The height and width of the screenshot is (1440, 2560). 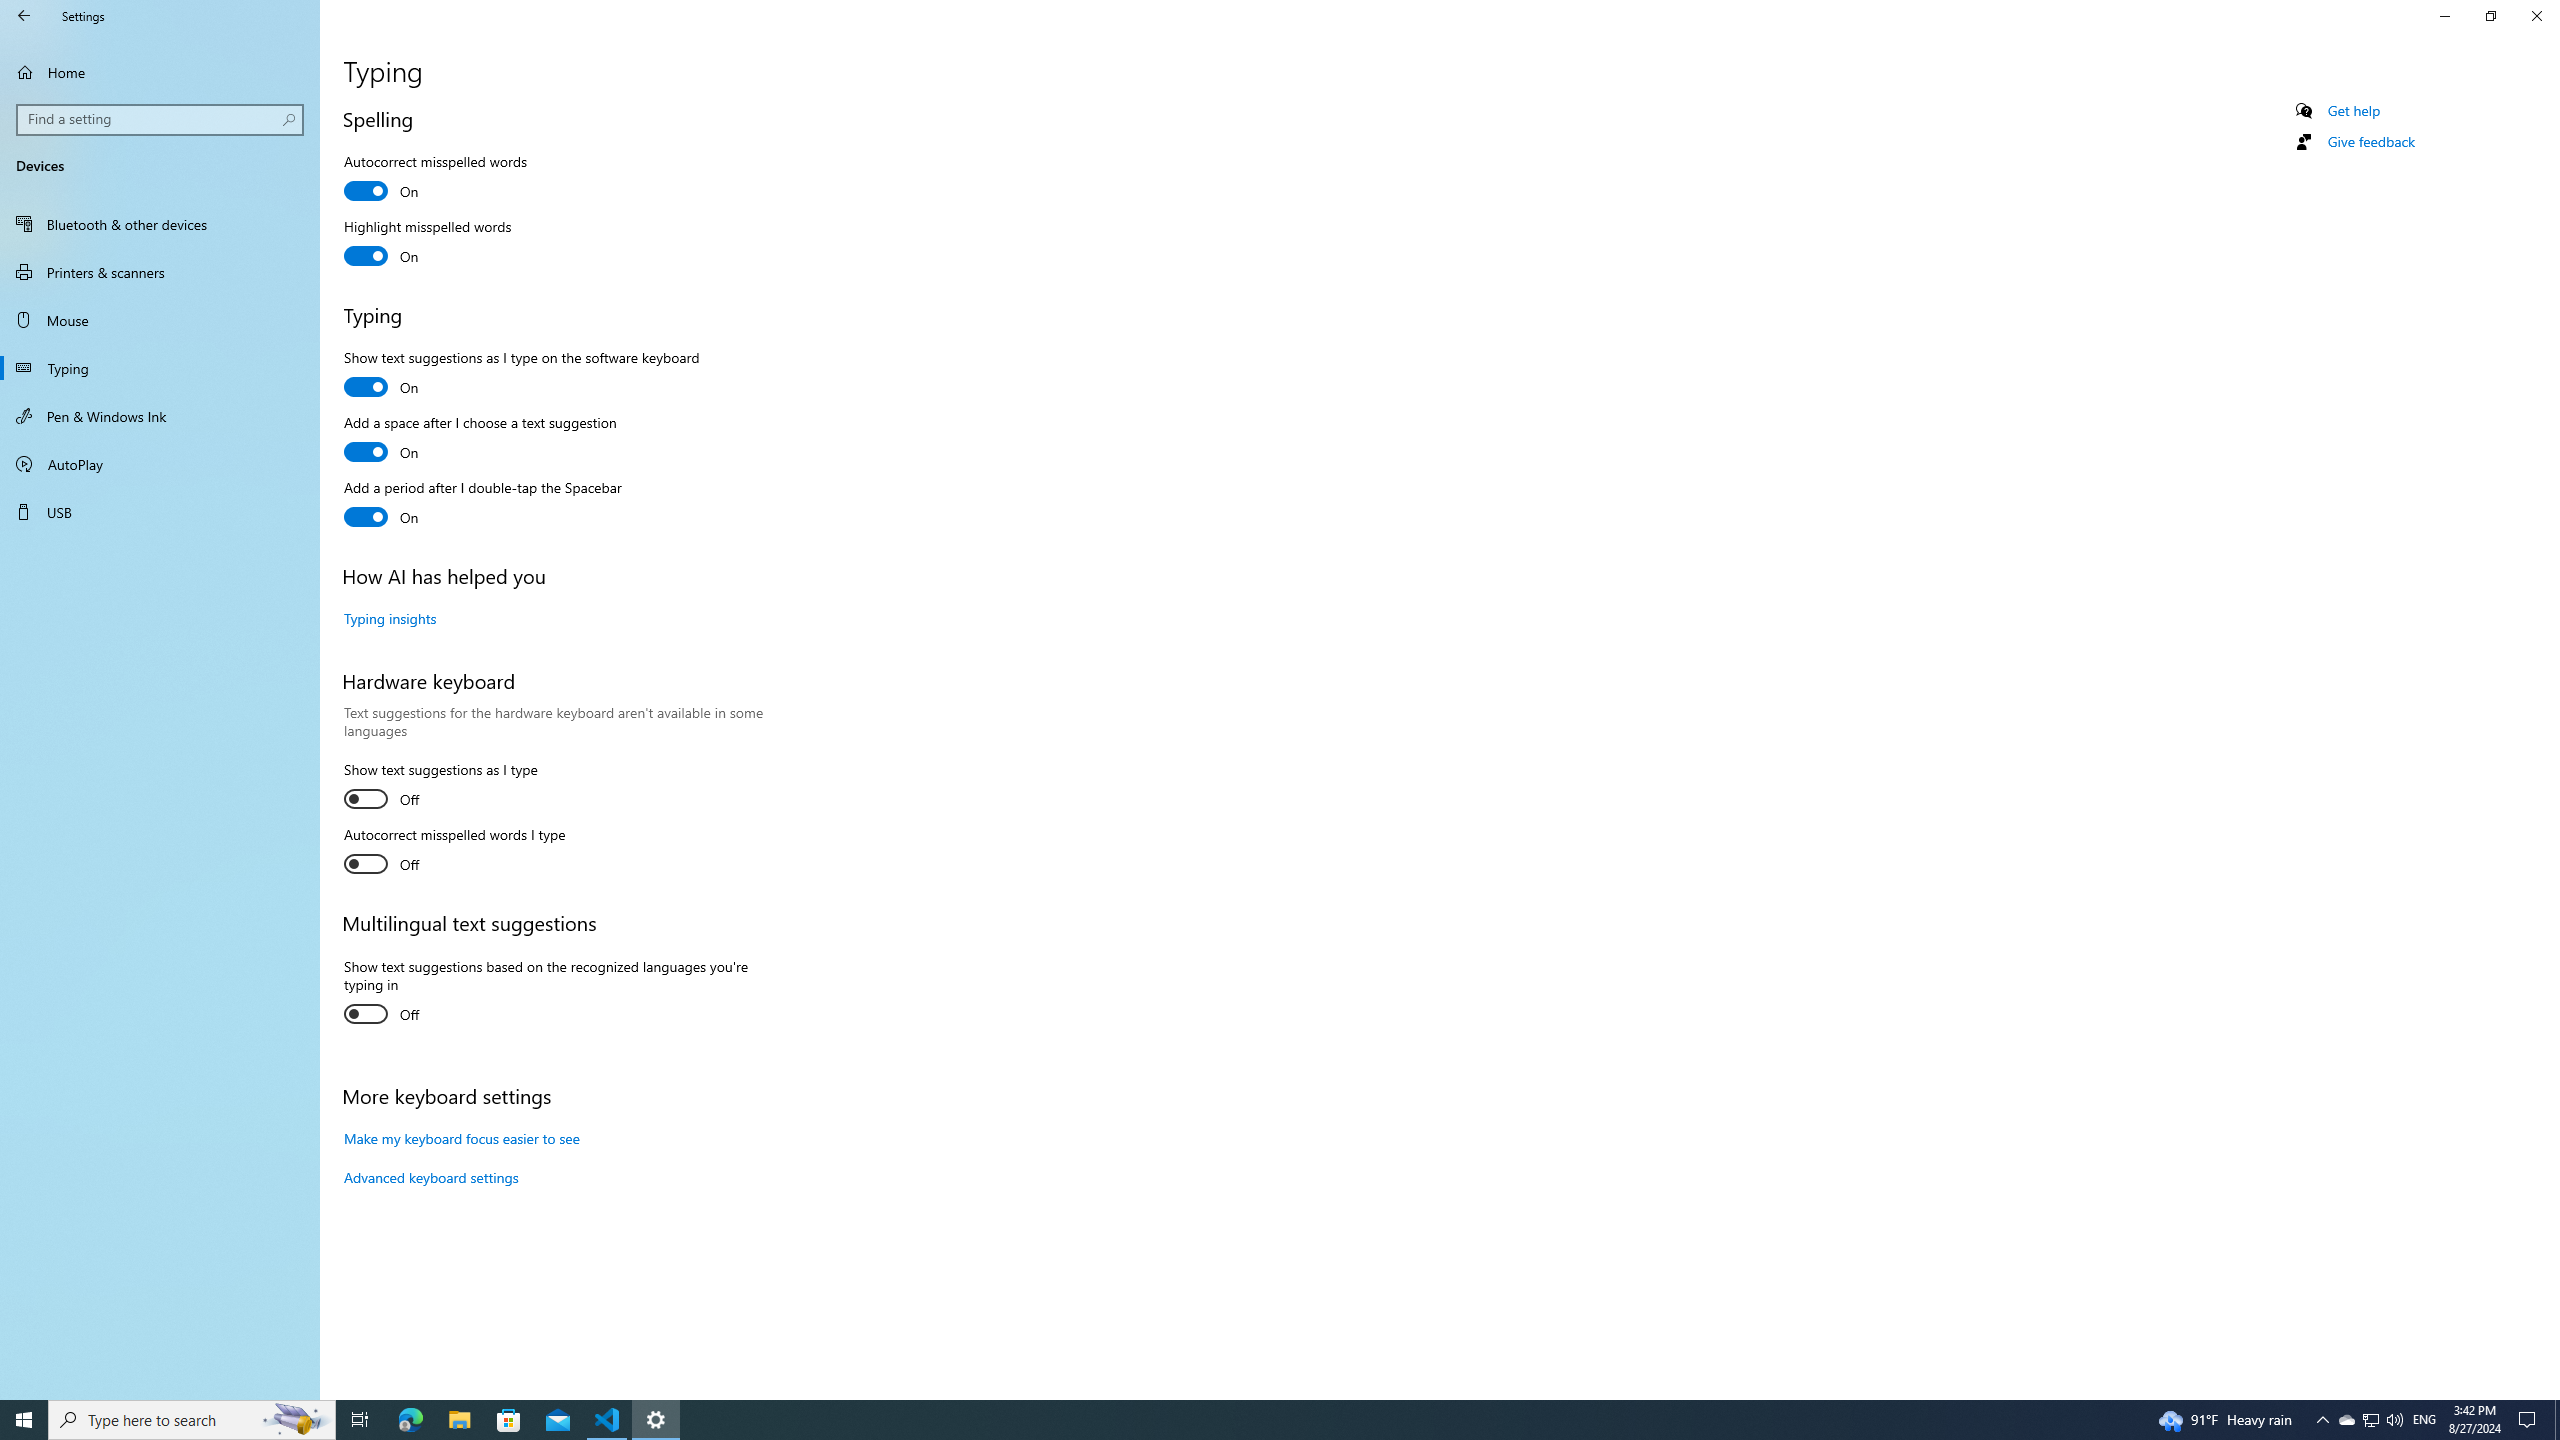 I want to click on 'Tray Input Indicator - English (United States)', so click(x=2424, y=1418).